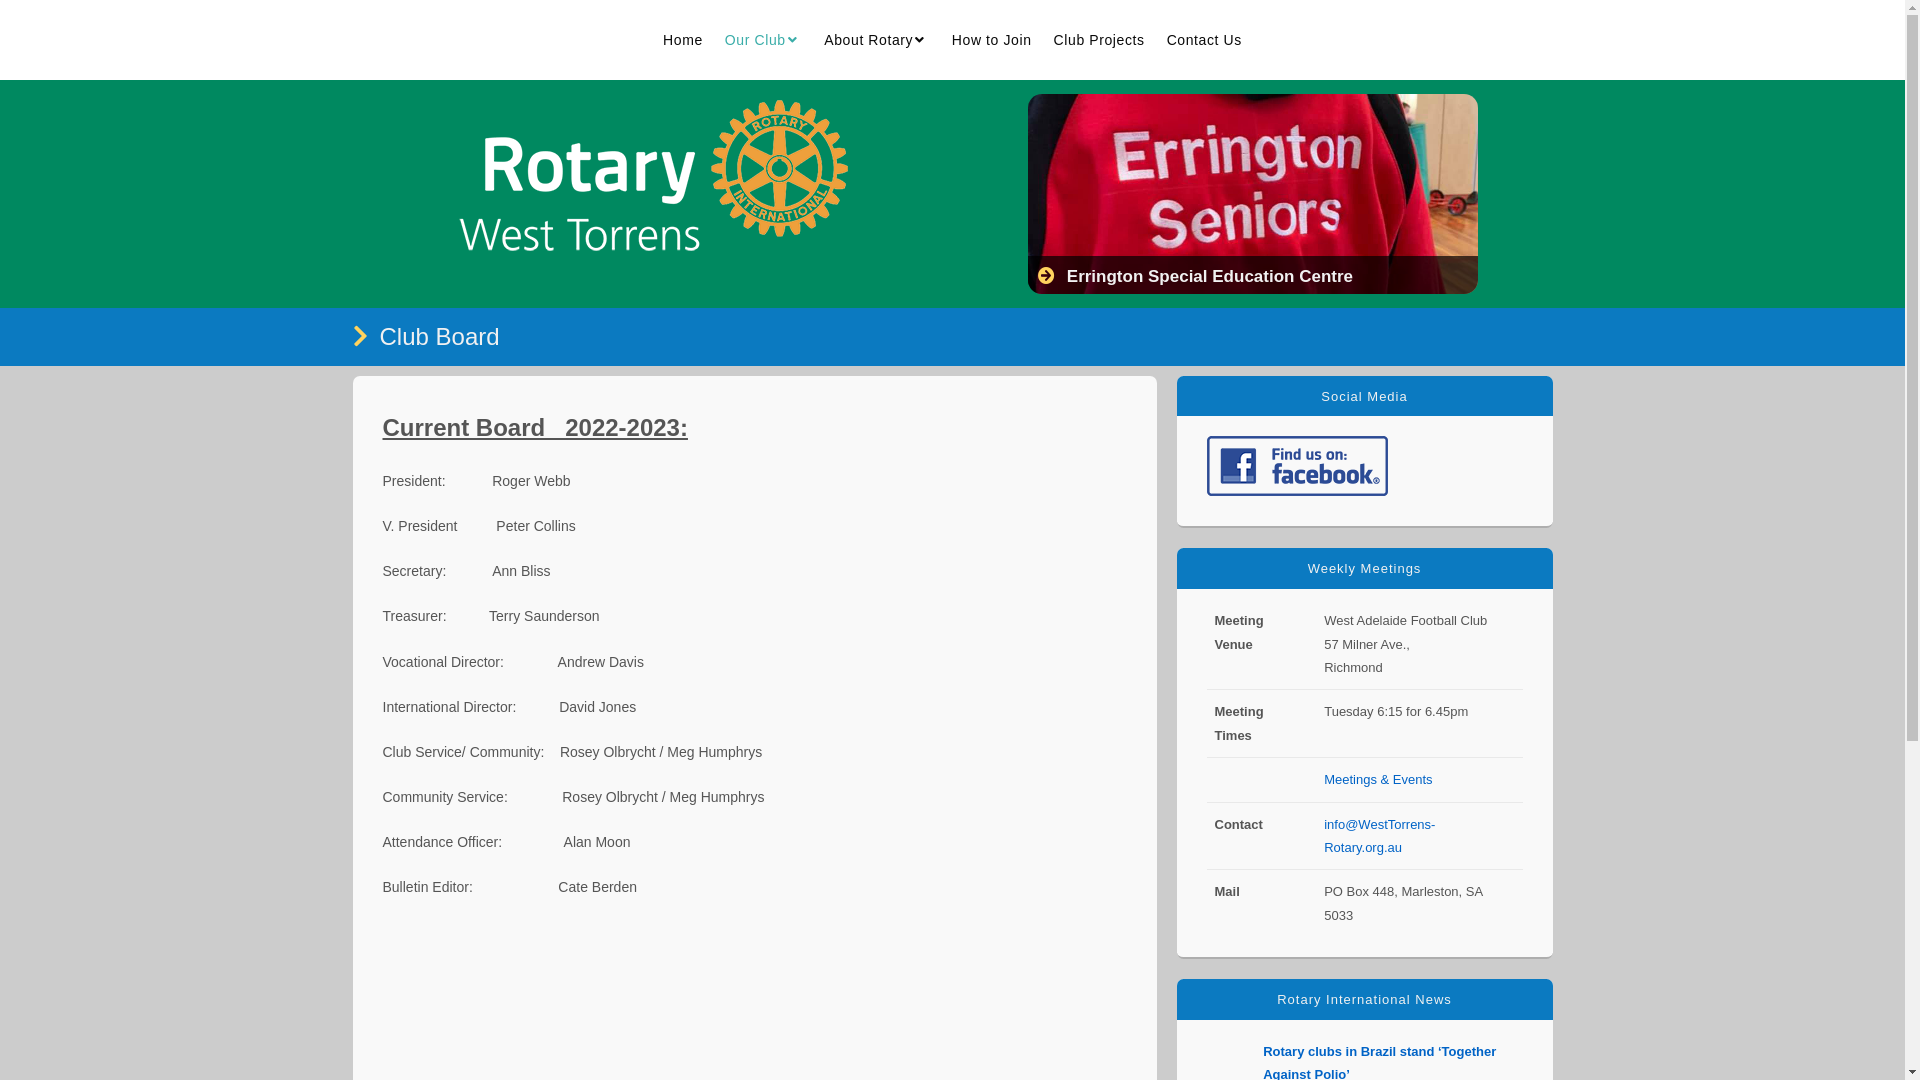 The image size is (1920, 1080). I want to click on 'About Rotary', so click(812, 39).